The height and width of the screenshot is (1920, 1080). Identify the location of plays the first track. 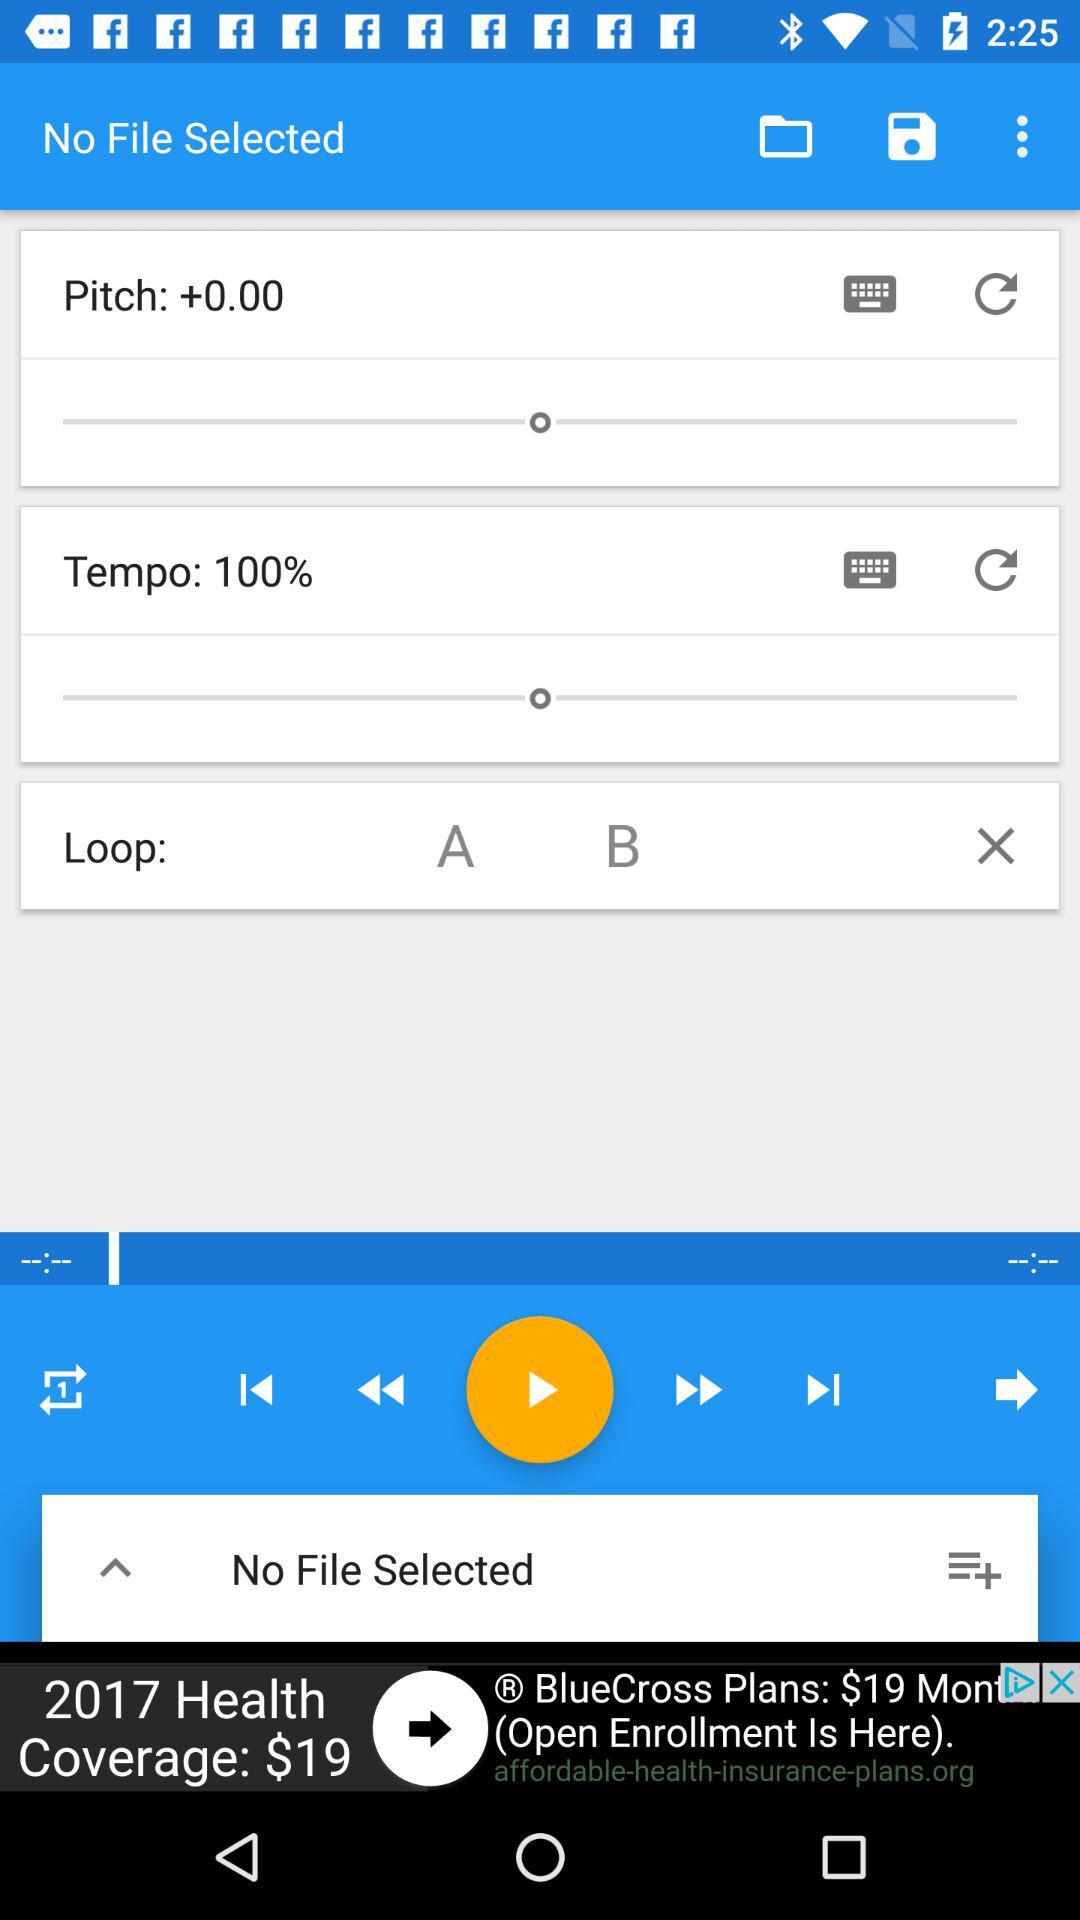
(455, 845).